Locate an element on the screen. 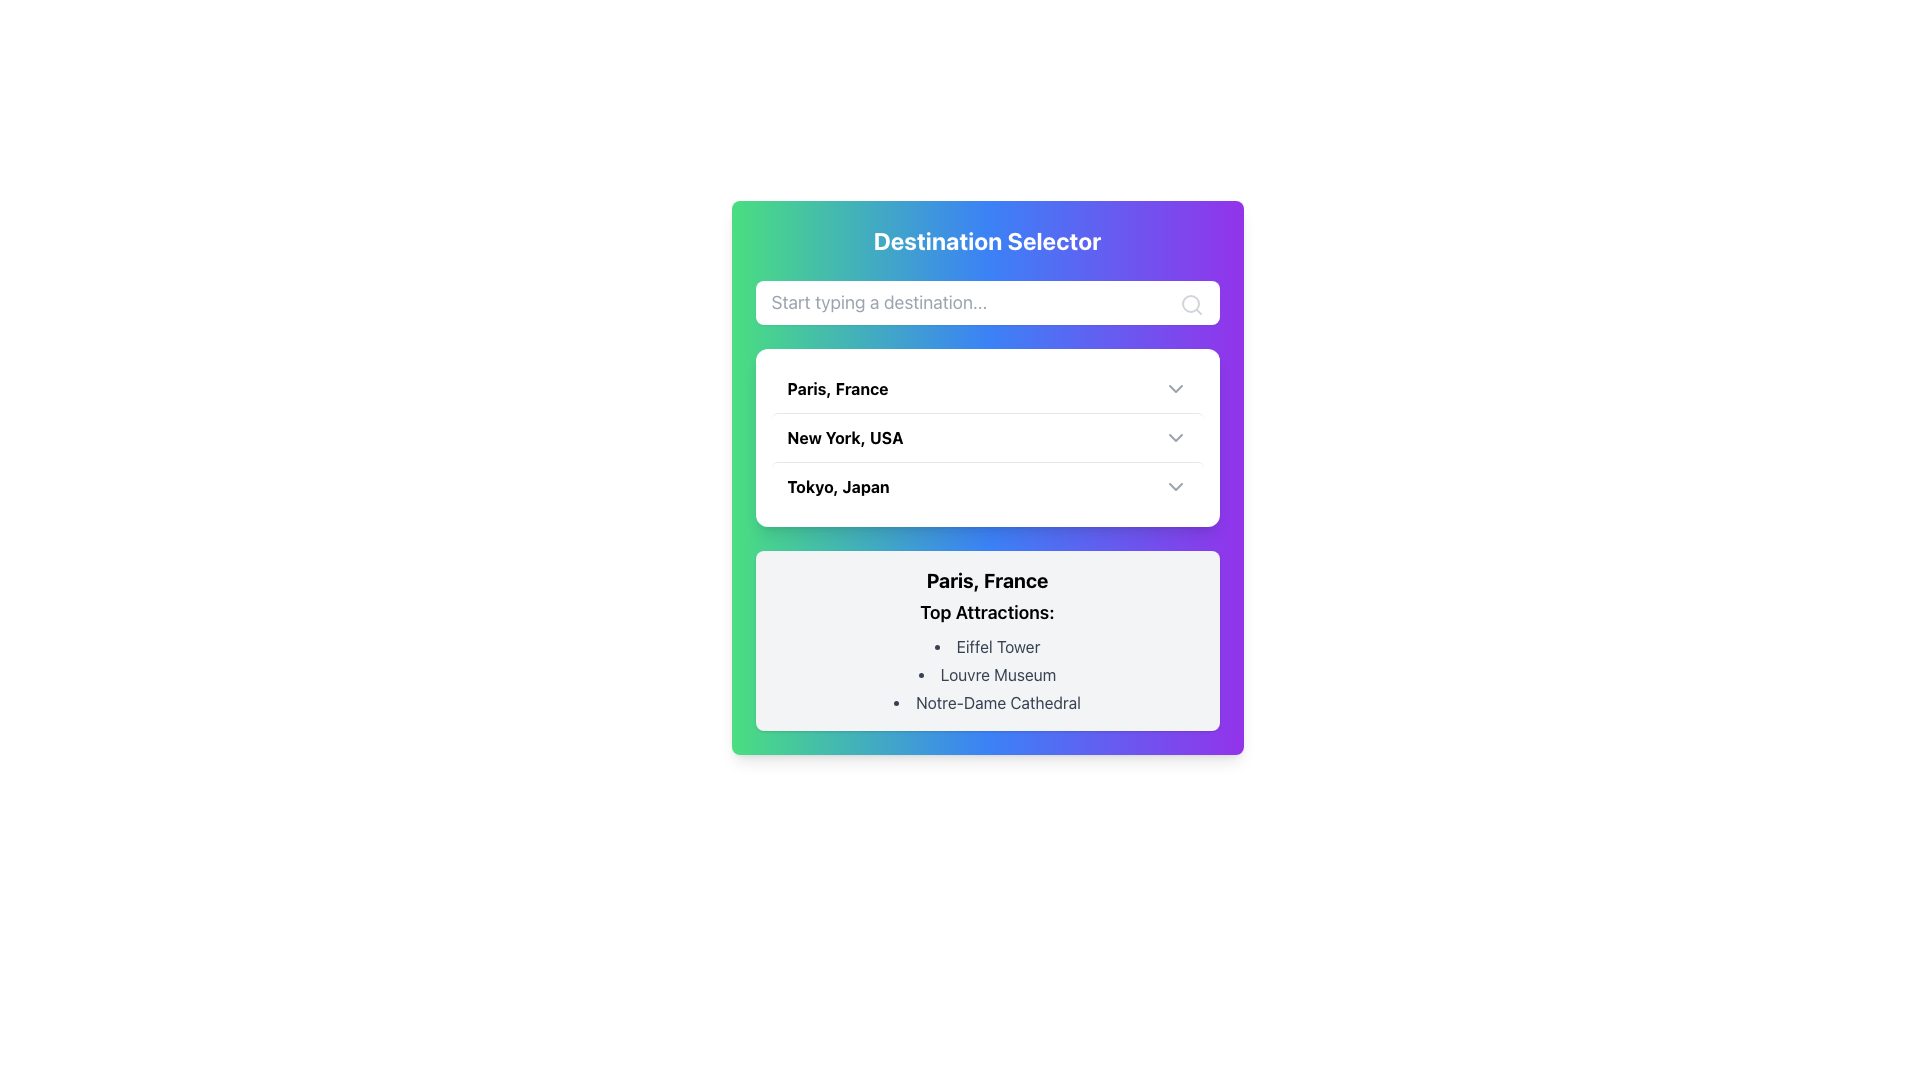 The width and height of the screenshot is (1920, 1080). the second selectable list item labeled 'New York, USA' in the 'Destination Selector' dropdown menu is located at coordinates (987, 436).